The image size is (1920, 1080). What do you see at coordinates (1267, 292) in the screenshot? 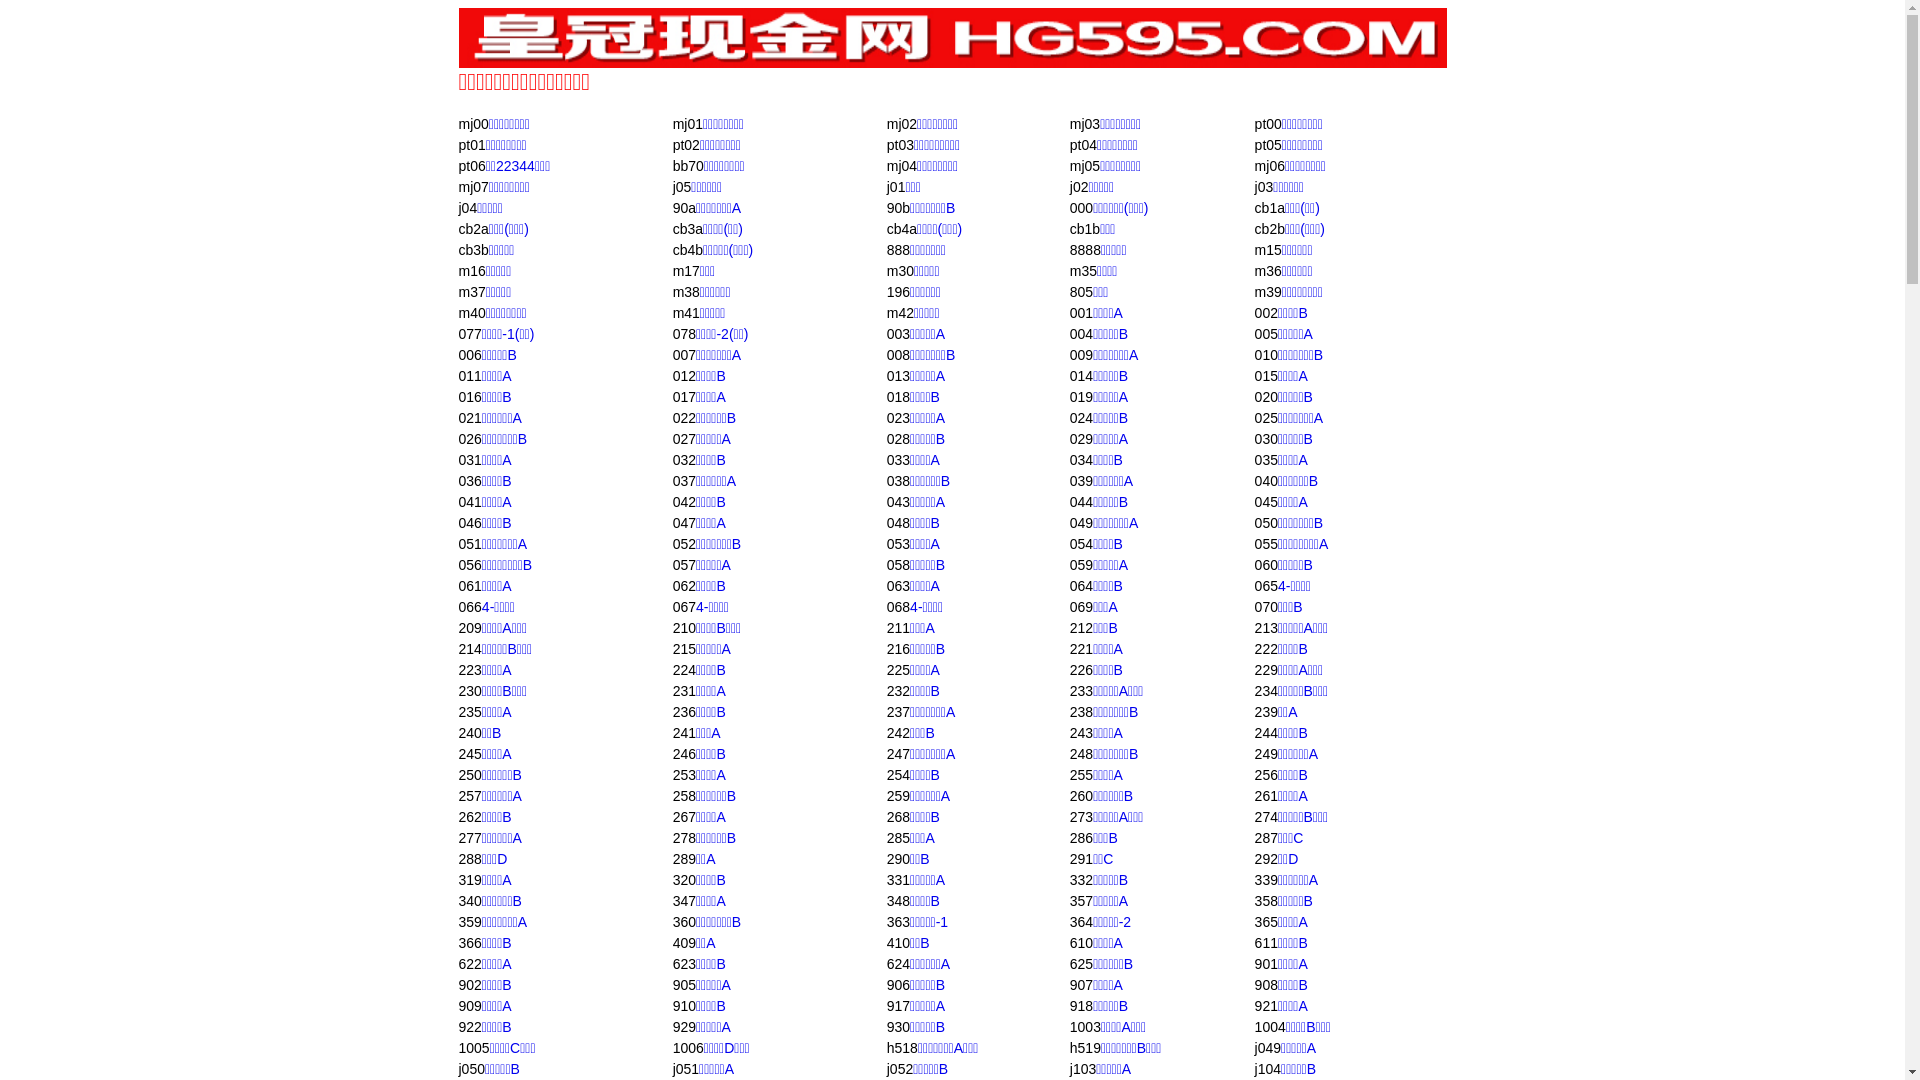
I see `'m39'` at bounding box center [1267, 292].